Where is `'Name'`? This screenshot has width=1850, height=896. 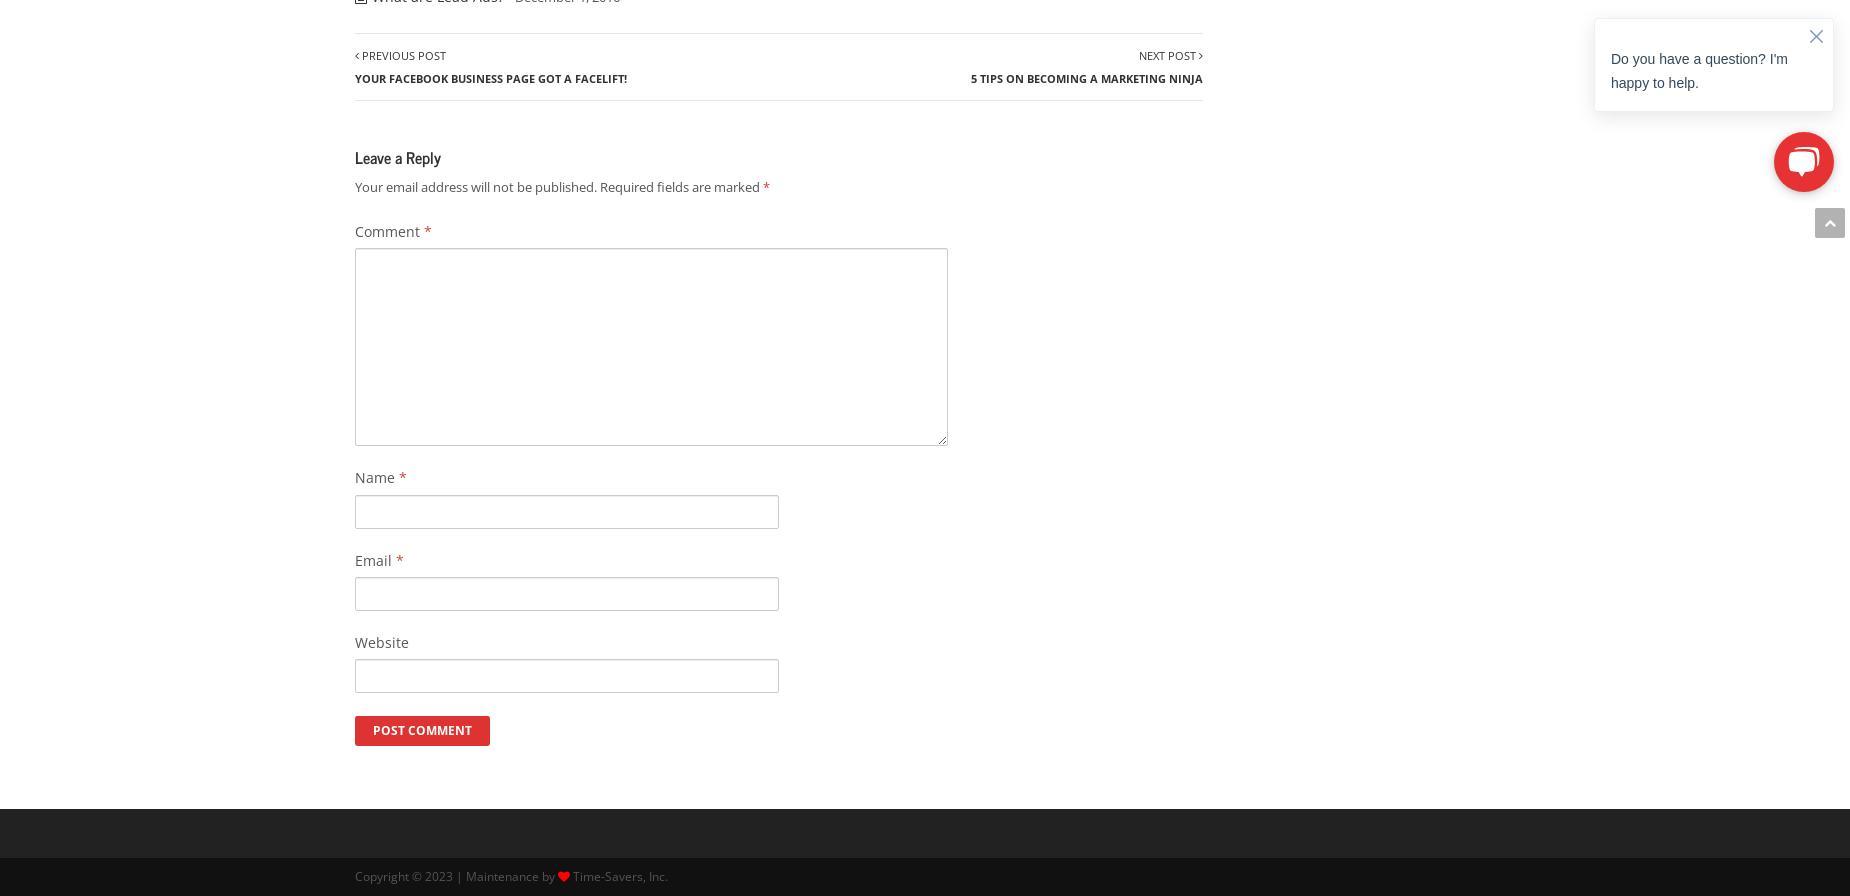
'Name' is located at coordinates (376, 477).